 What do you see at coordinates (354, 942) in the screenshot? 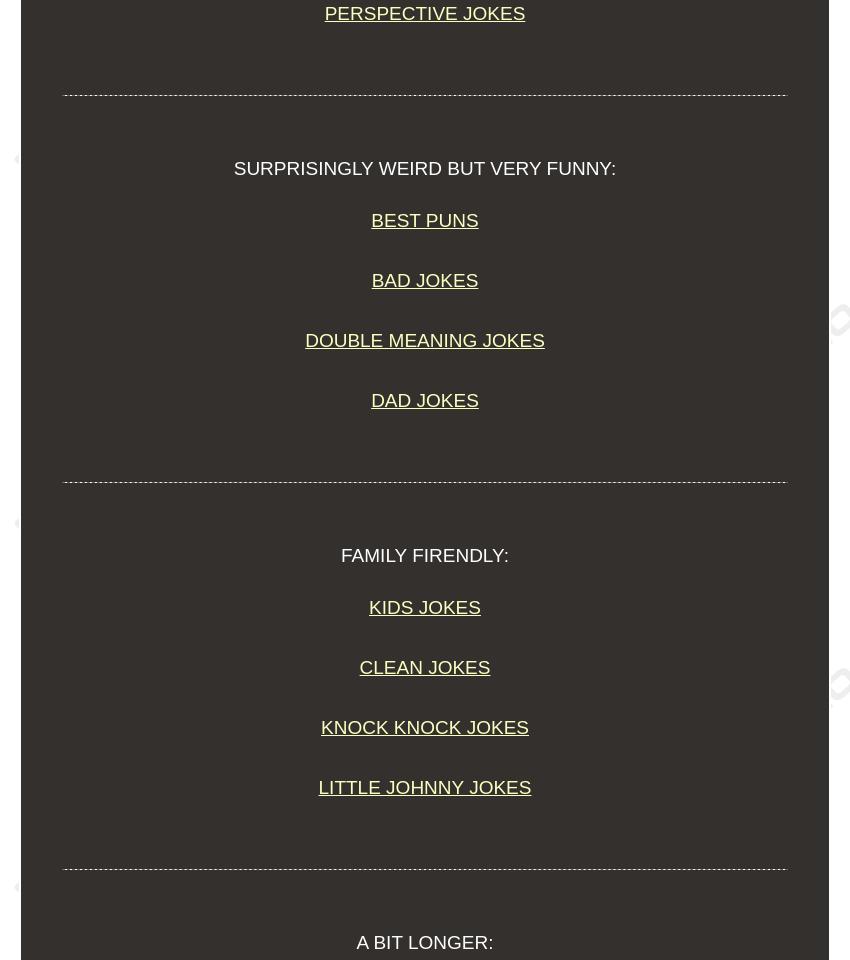
I see `'A Bit Longer:'` at bounding box center [354, 942].